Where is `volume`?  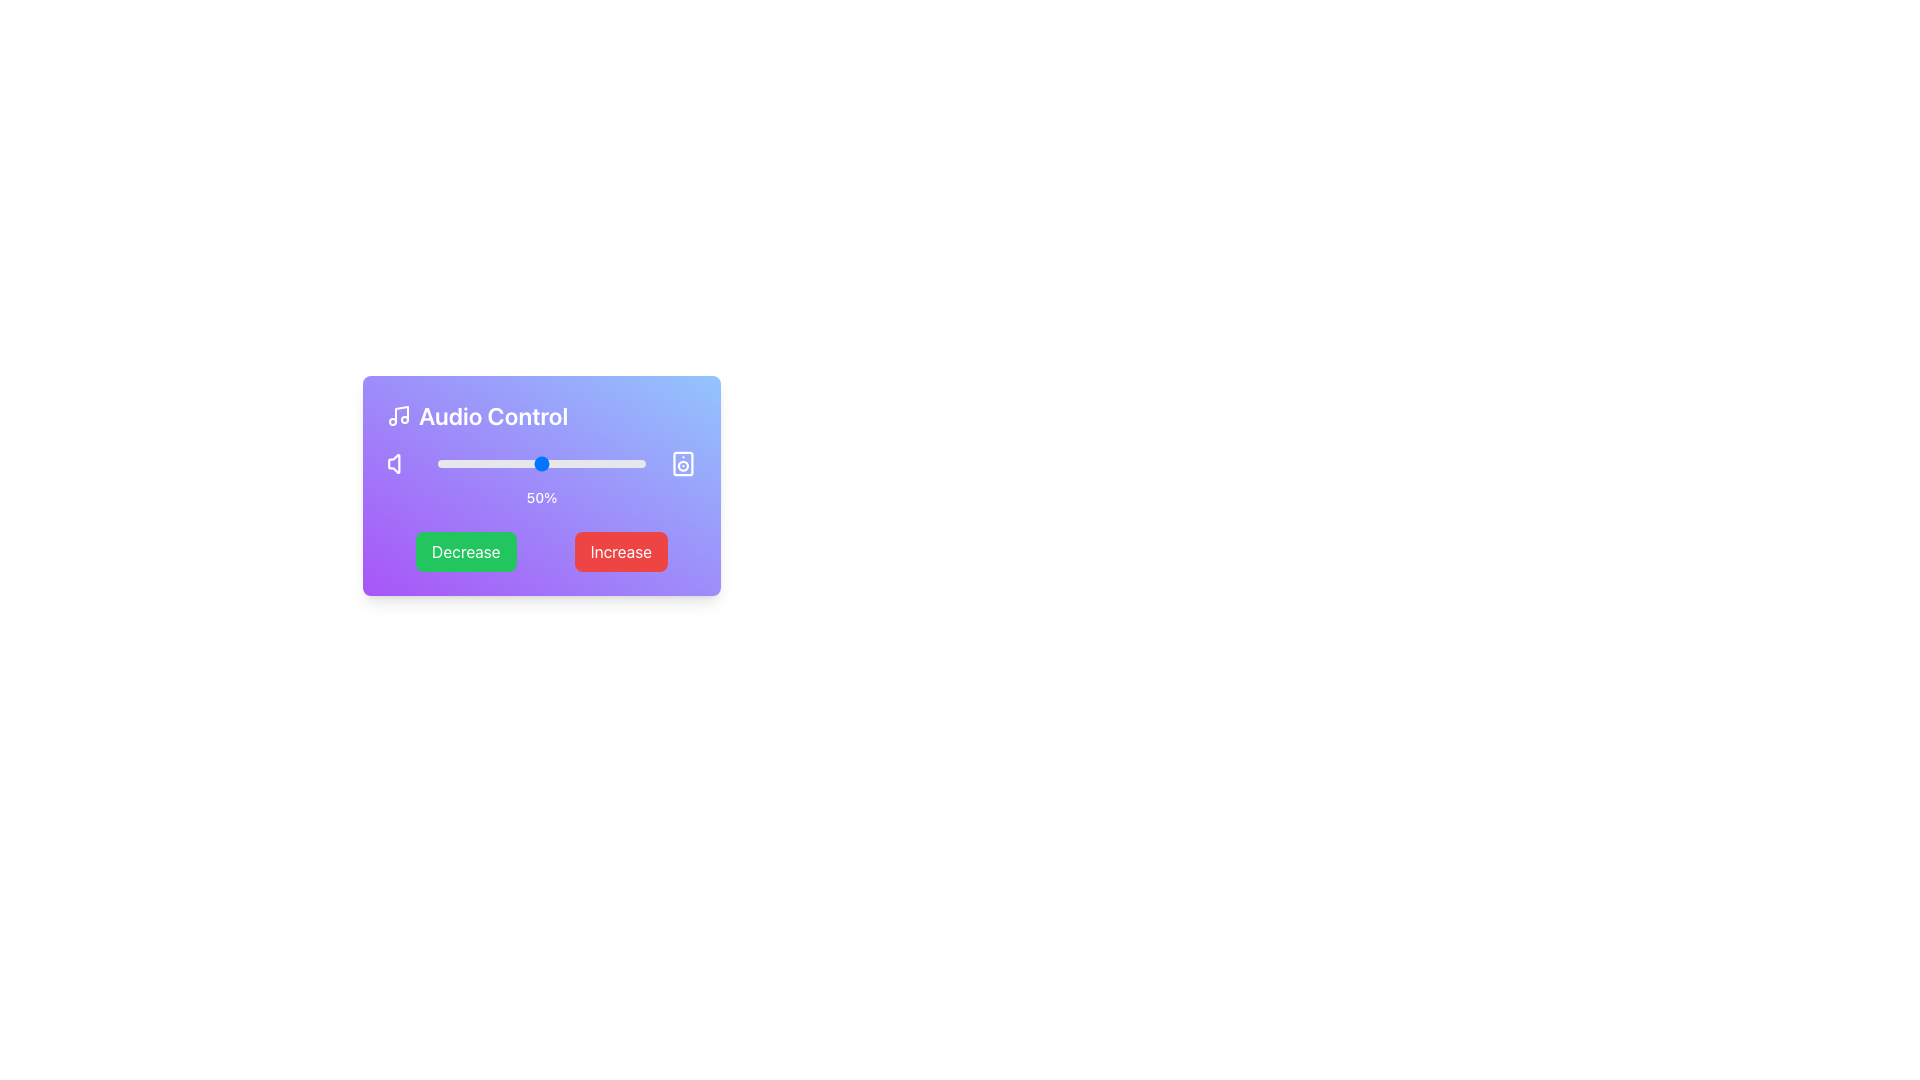 volume is located at coordinates (560, 463).